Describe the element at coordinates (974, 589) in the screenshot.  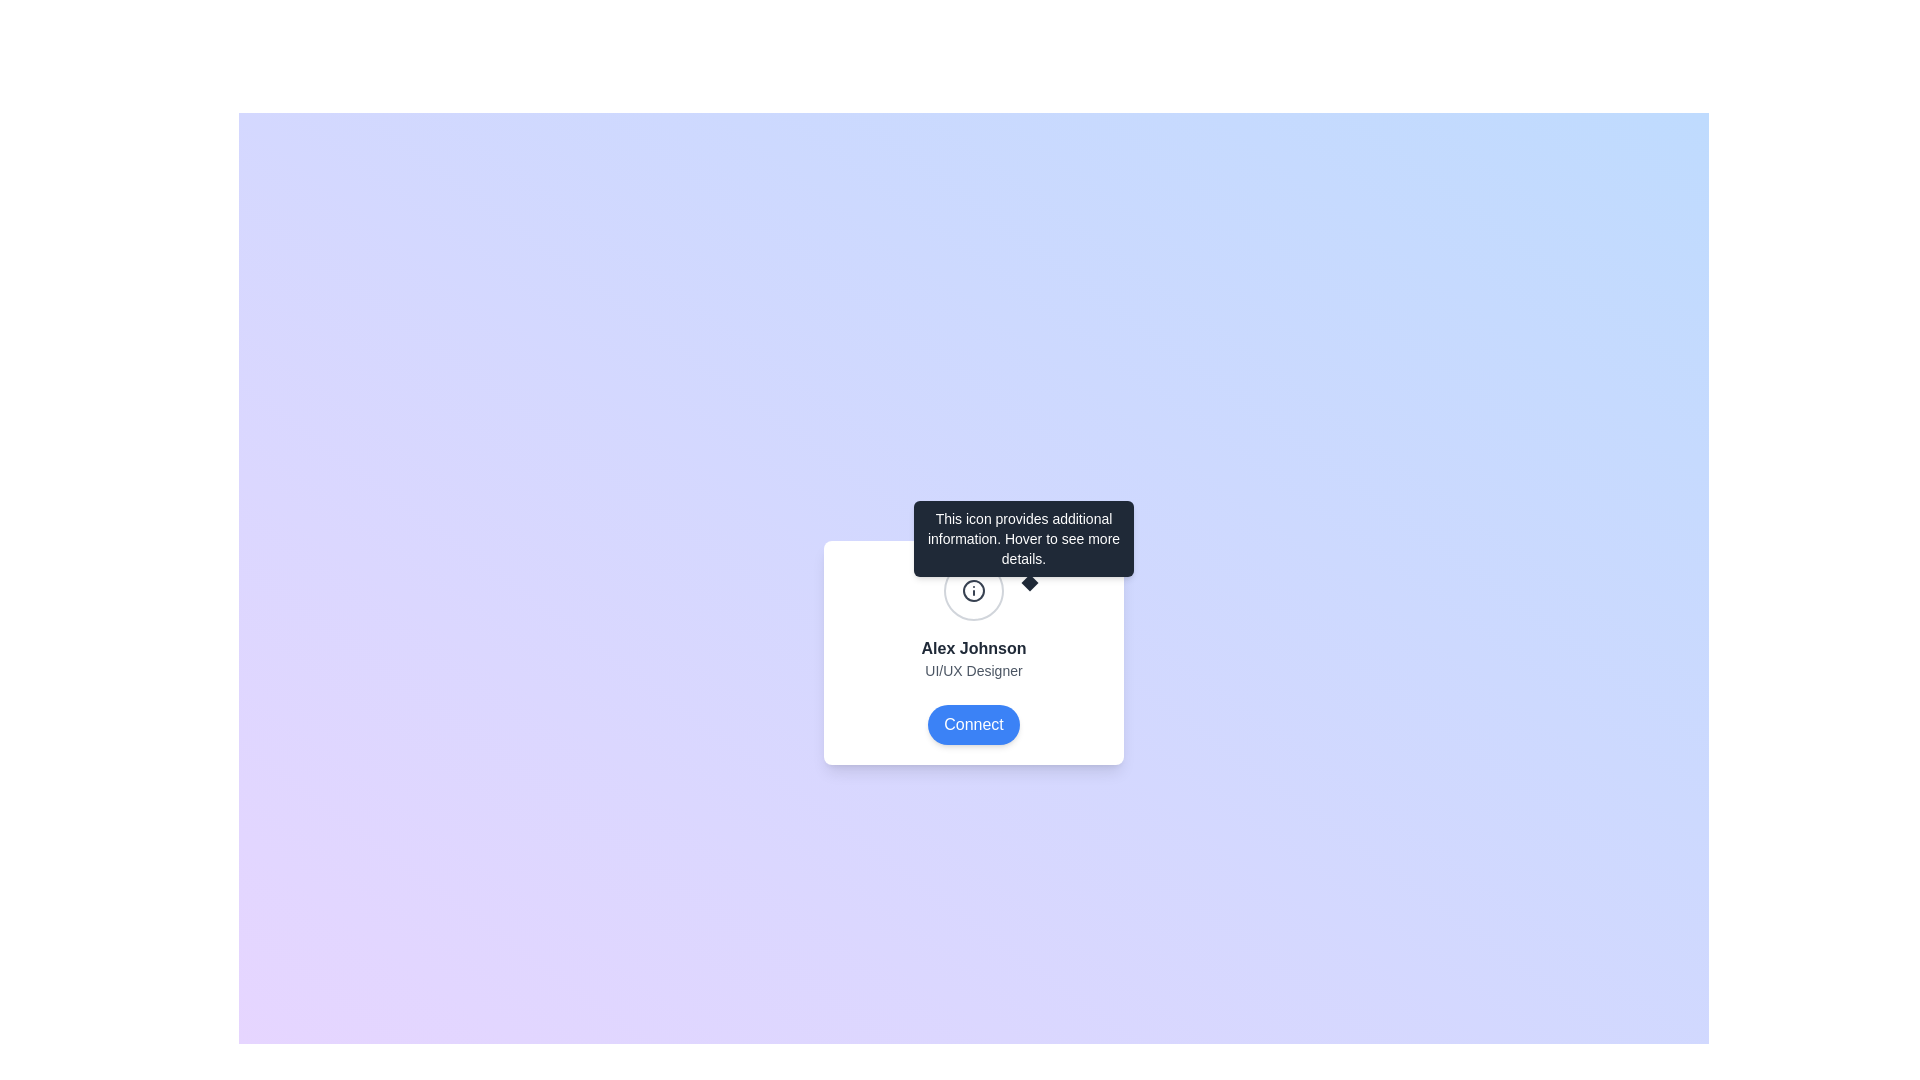
I see `the circular information icon with a gray border and blue center containing an 'i' symbol, located above the text 'Alex Johnson'` at that location.